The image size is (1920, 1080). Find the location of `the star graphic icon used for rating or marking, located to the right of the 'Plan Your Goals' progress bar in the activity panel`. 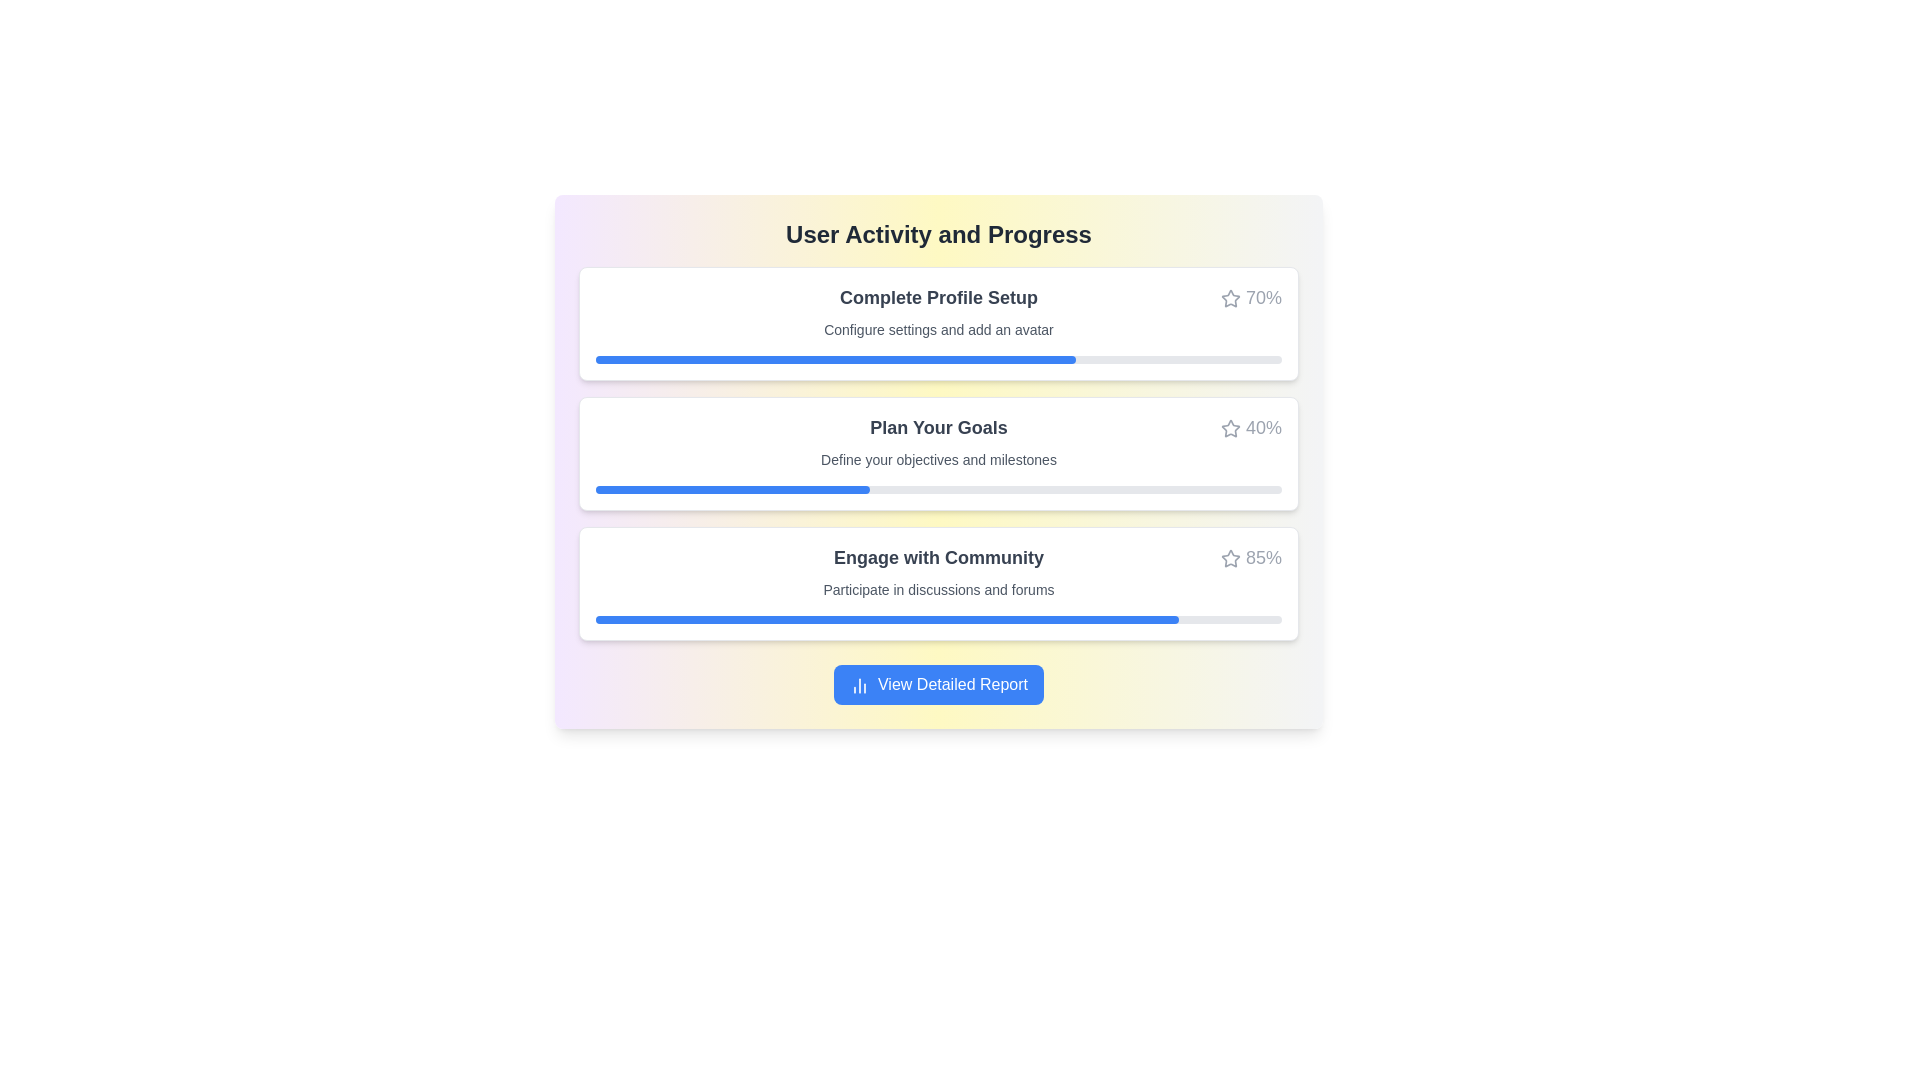

the star graphic icon used for rating or marking, located to the right of the 'Plan Your Goals' progress bar in the activity panel is located at coordinates (1229, 427).